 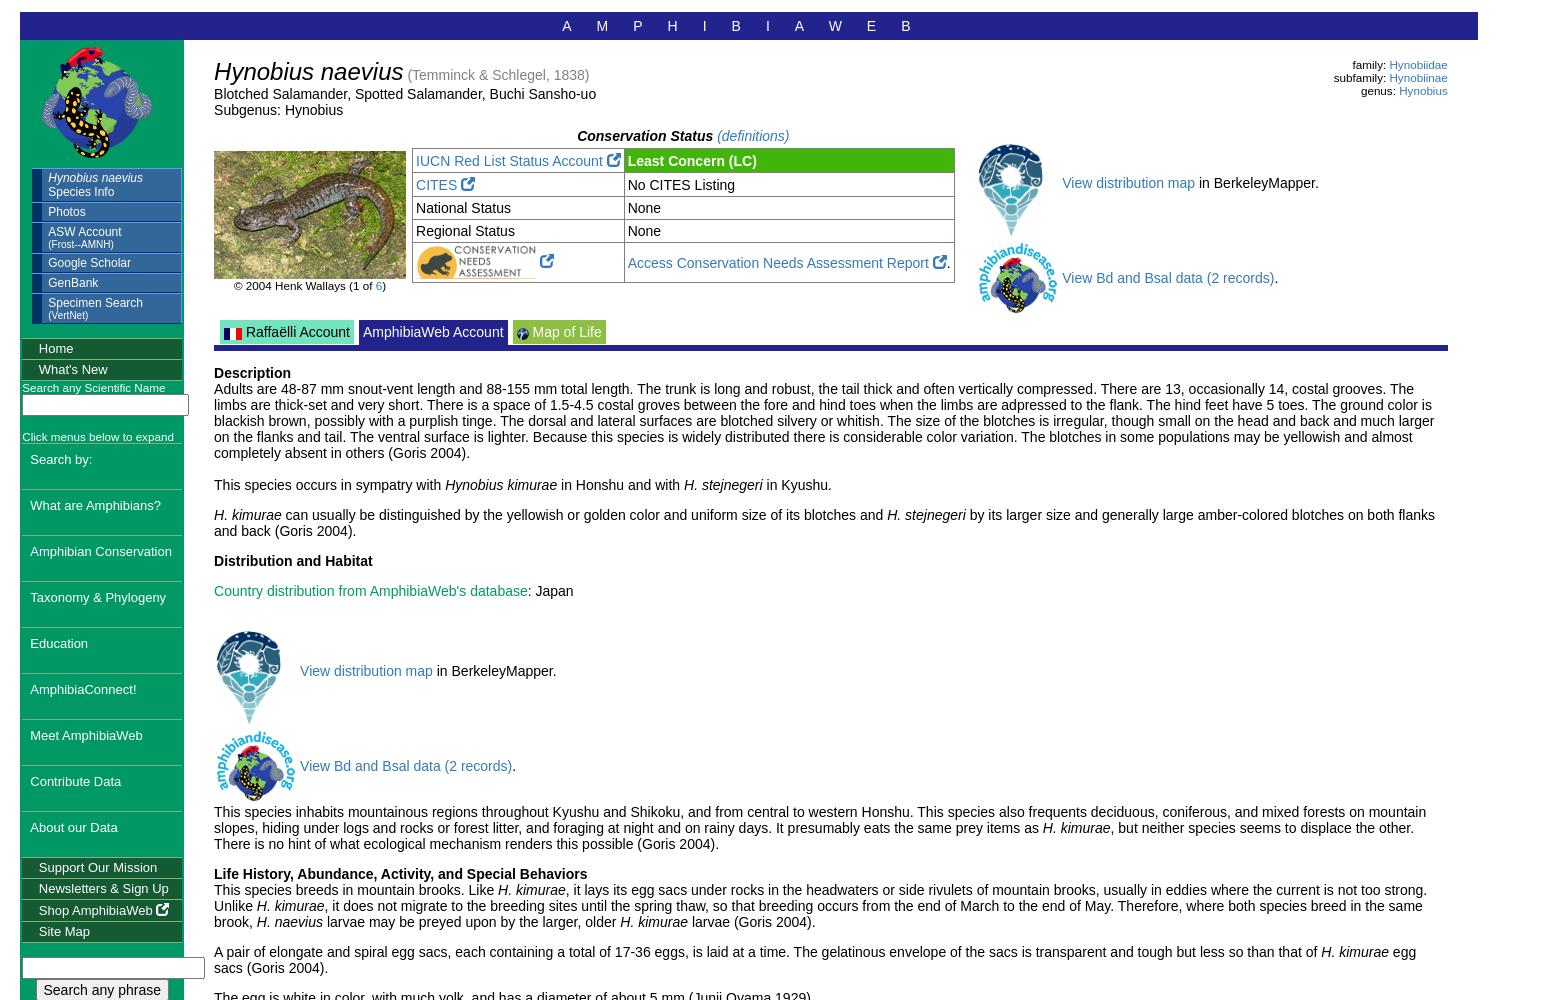 What do you see at coordinates (97, 435) in the screenshot?
I see `'Click menus below to expand'` at bounding box center [97, 435].